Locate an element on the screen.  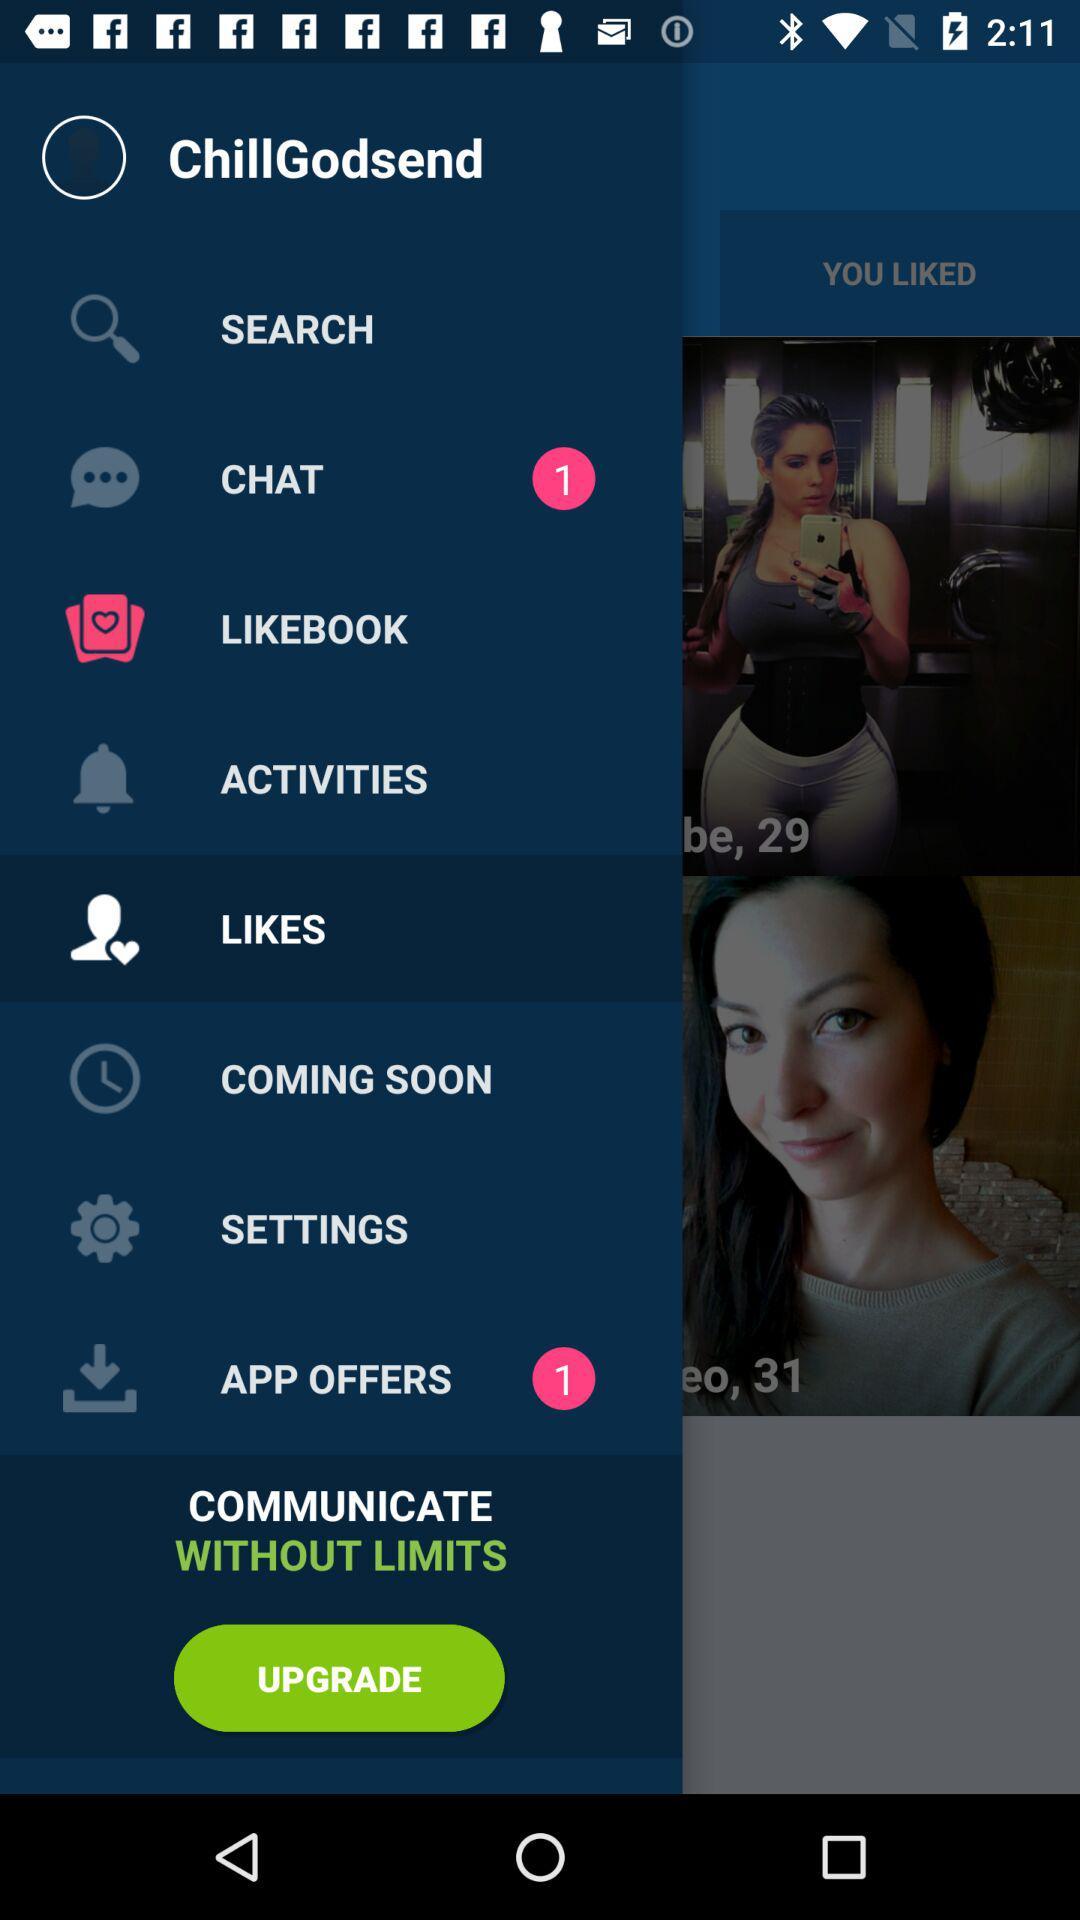
fourth option under chillgodsend is located at coordinates (104, 777).